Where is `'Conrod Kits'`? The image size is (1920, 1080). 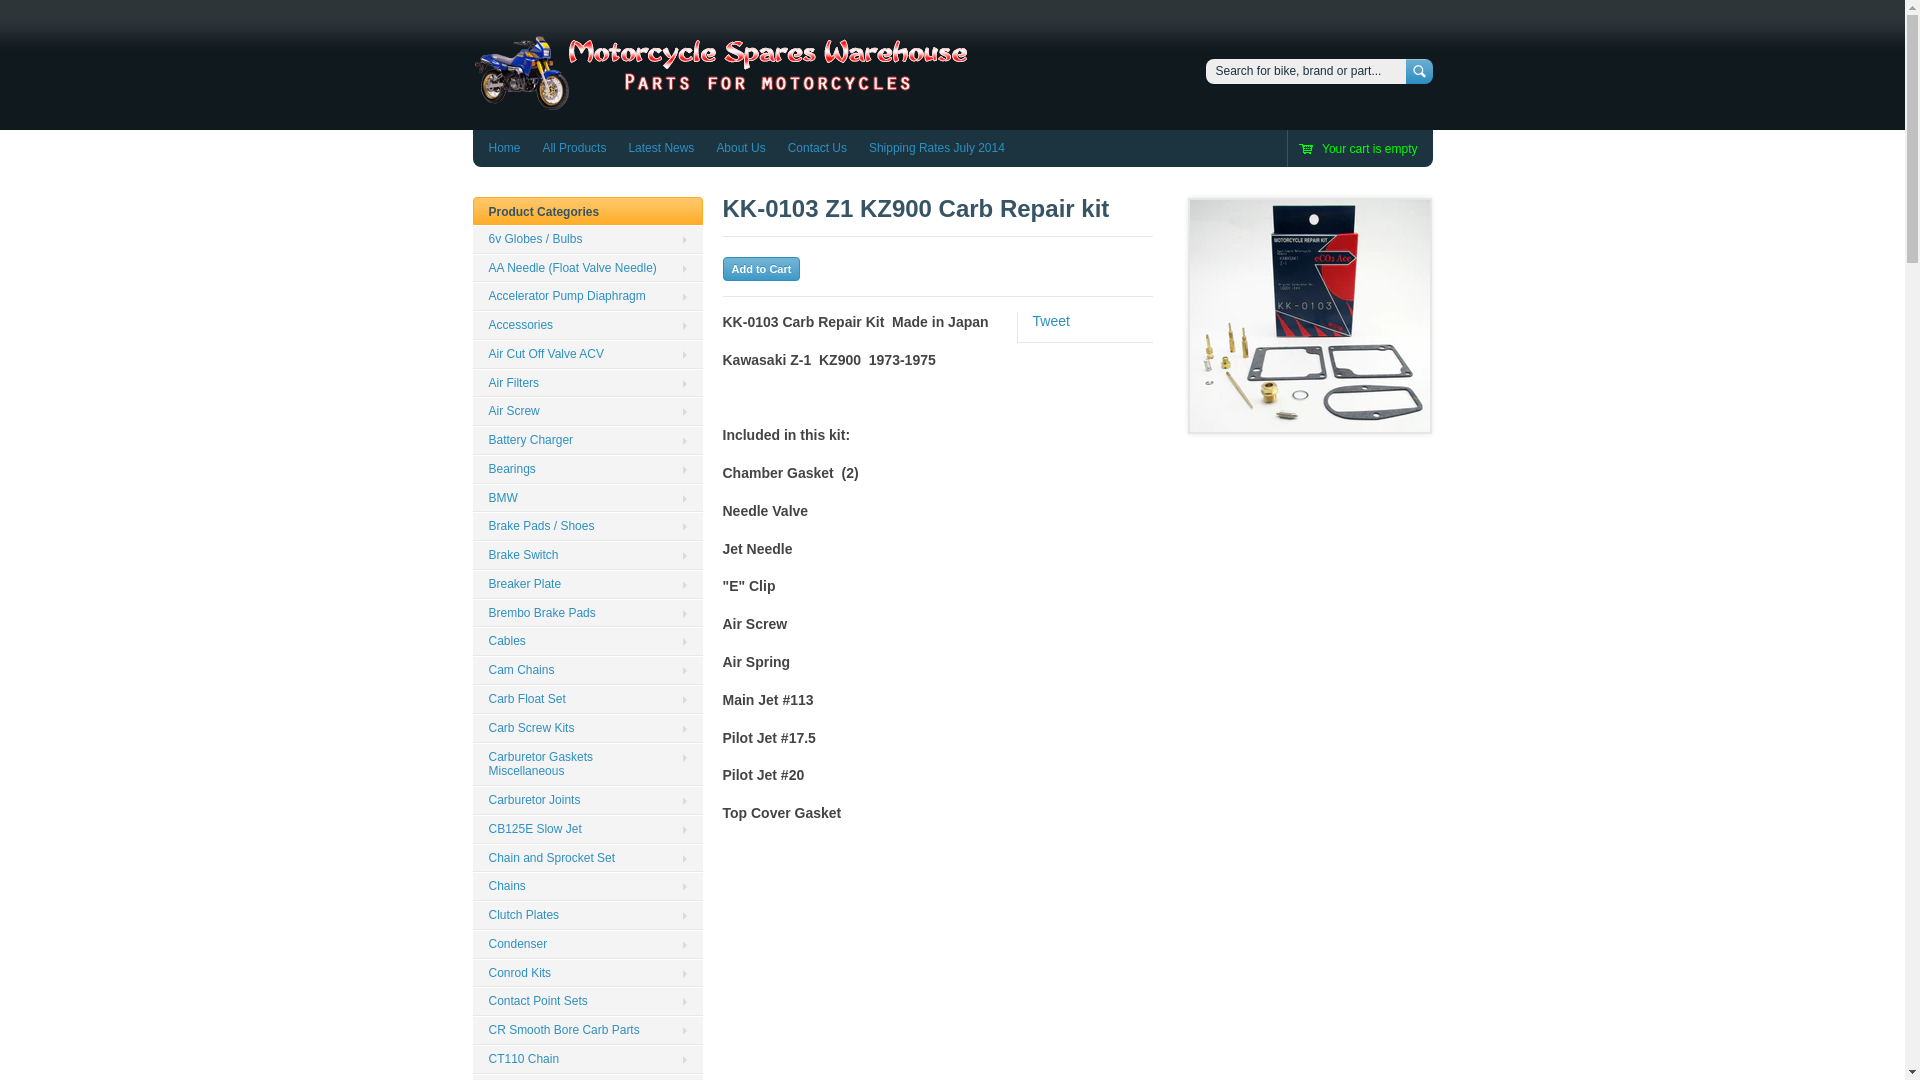 'Conrod Kits' is located at coordinates (585, 972).